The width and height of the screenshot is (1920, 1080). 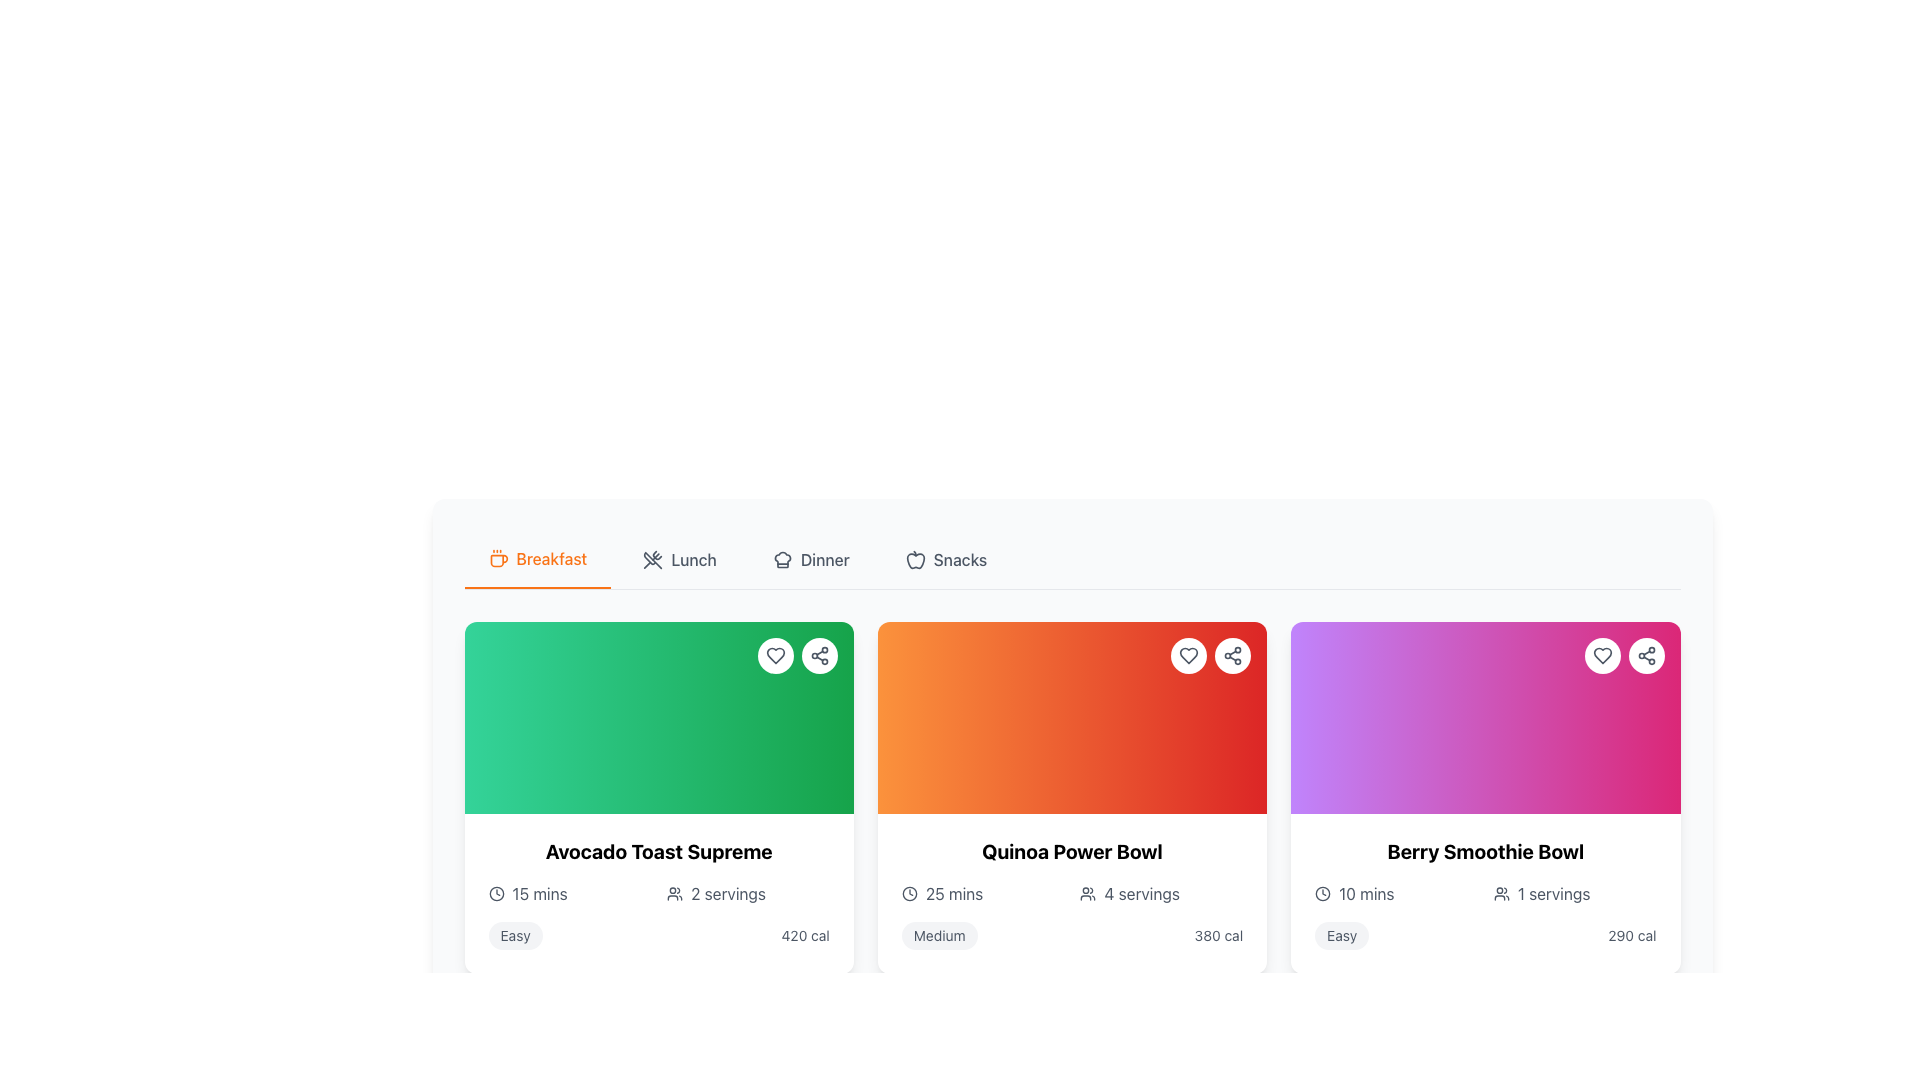 I want to click on the heart icon in the top right corner of the purple card in the third column of the grid layout to 'like' or 'favorite', so click(x=1602, y=655).